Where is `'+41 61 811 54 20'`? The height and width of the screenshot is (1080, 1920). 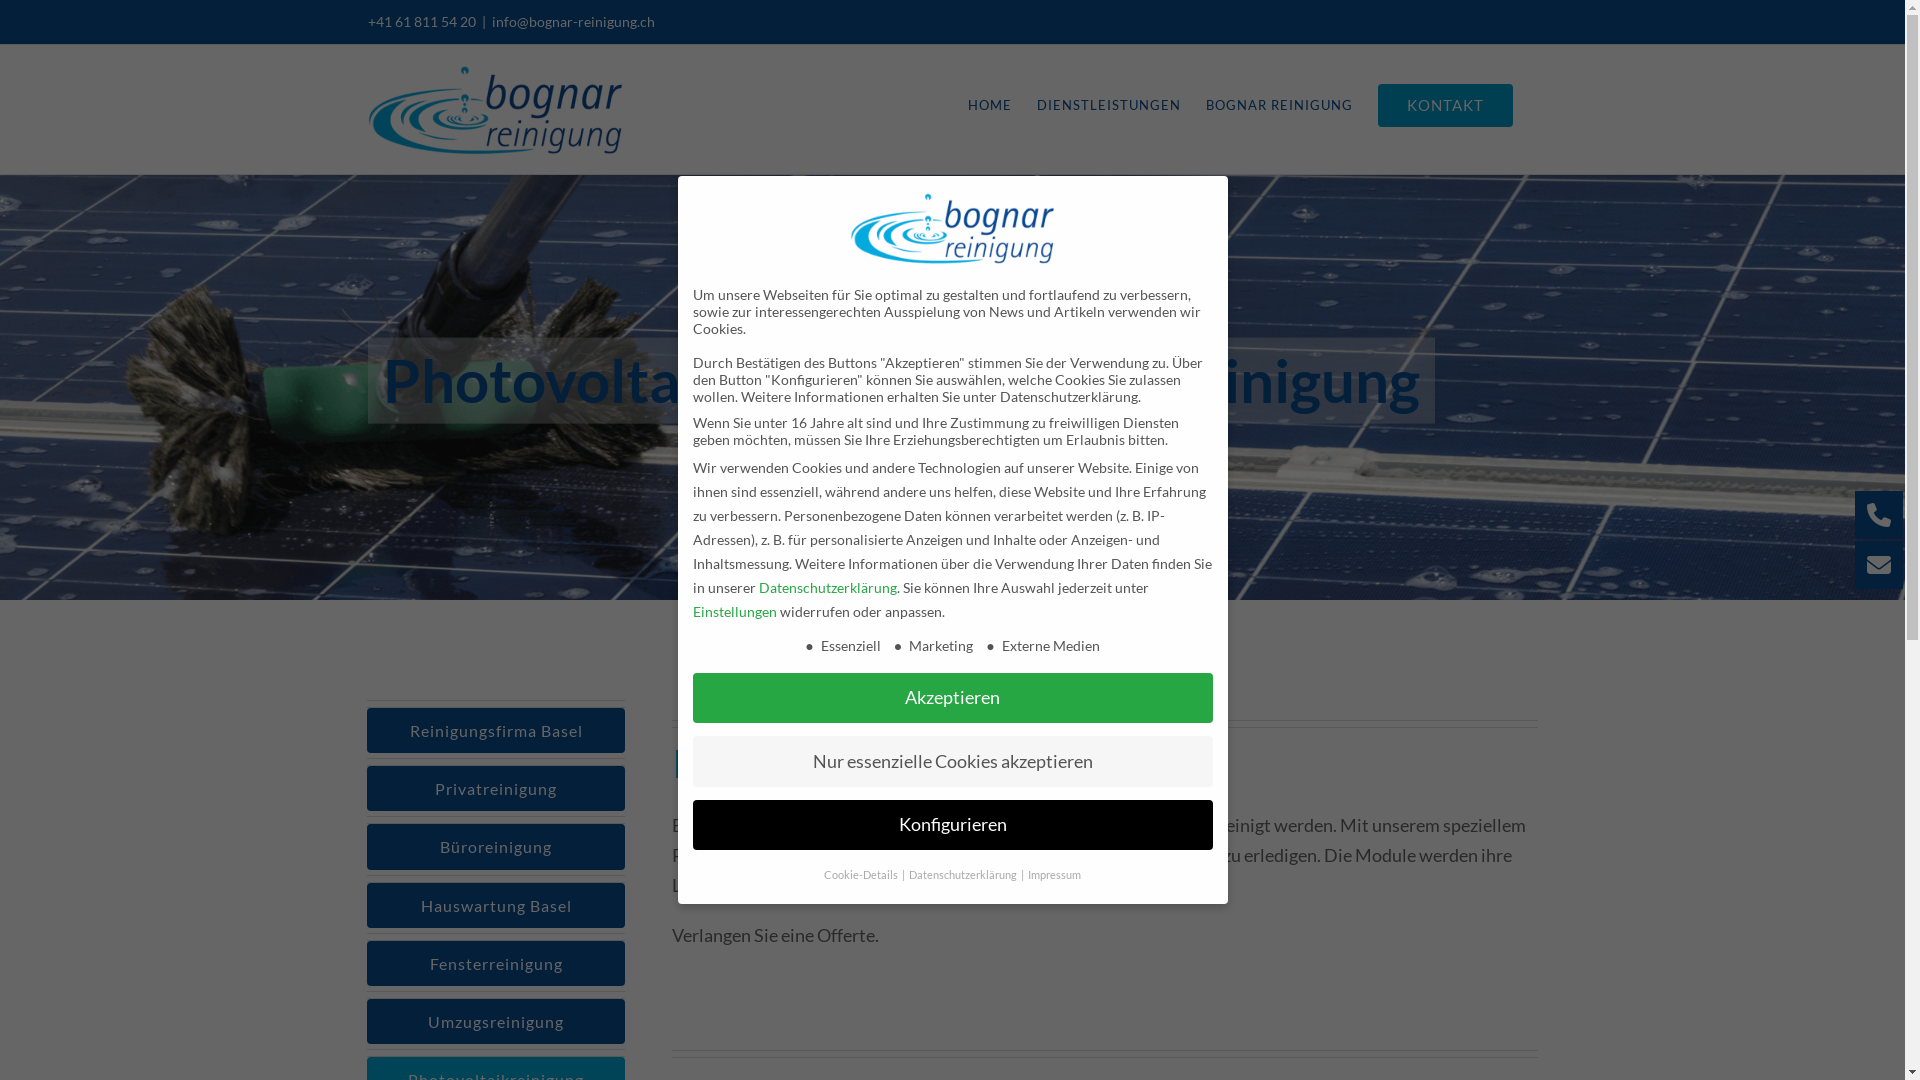
'+41 61 811 54 20' is located at coordinates (421, 21).